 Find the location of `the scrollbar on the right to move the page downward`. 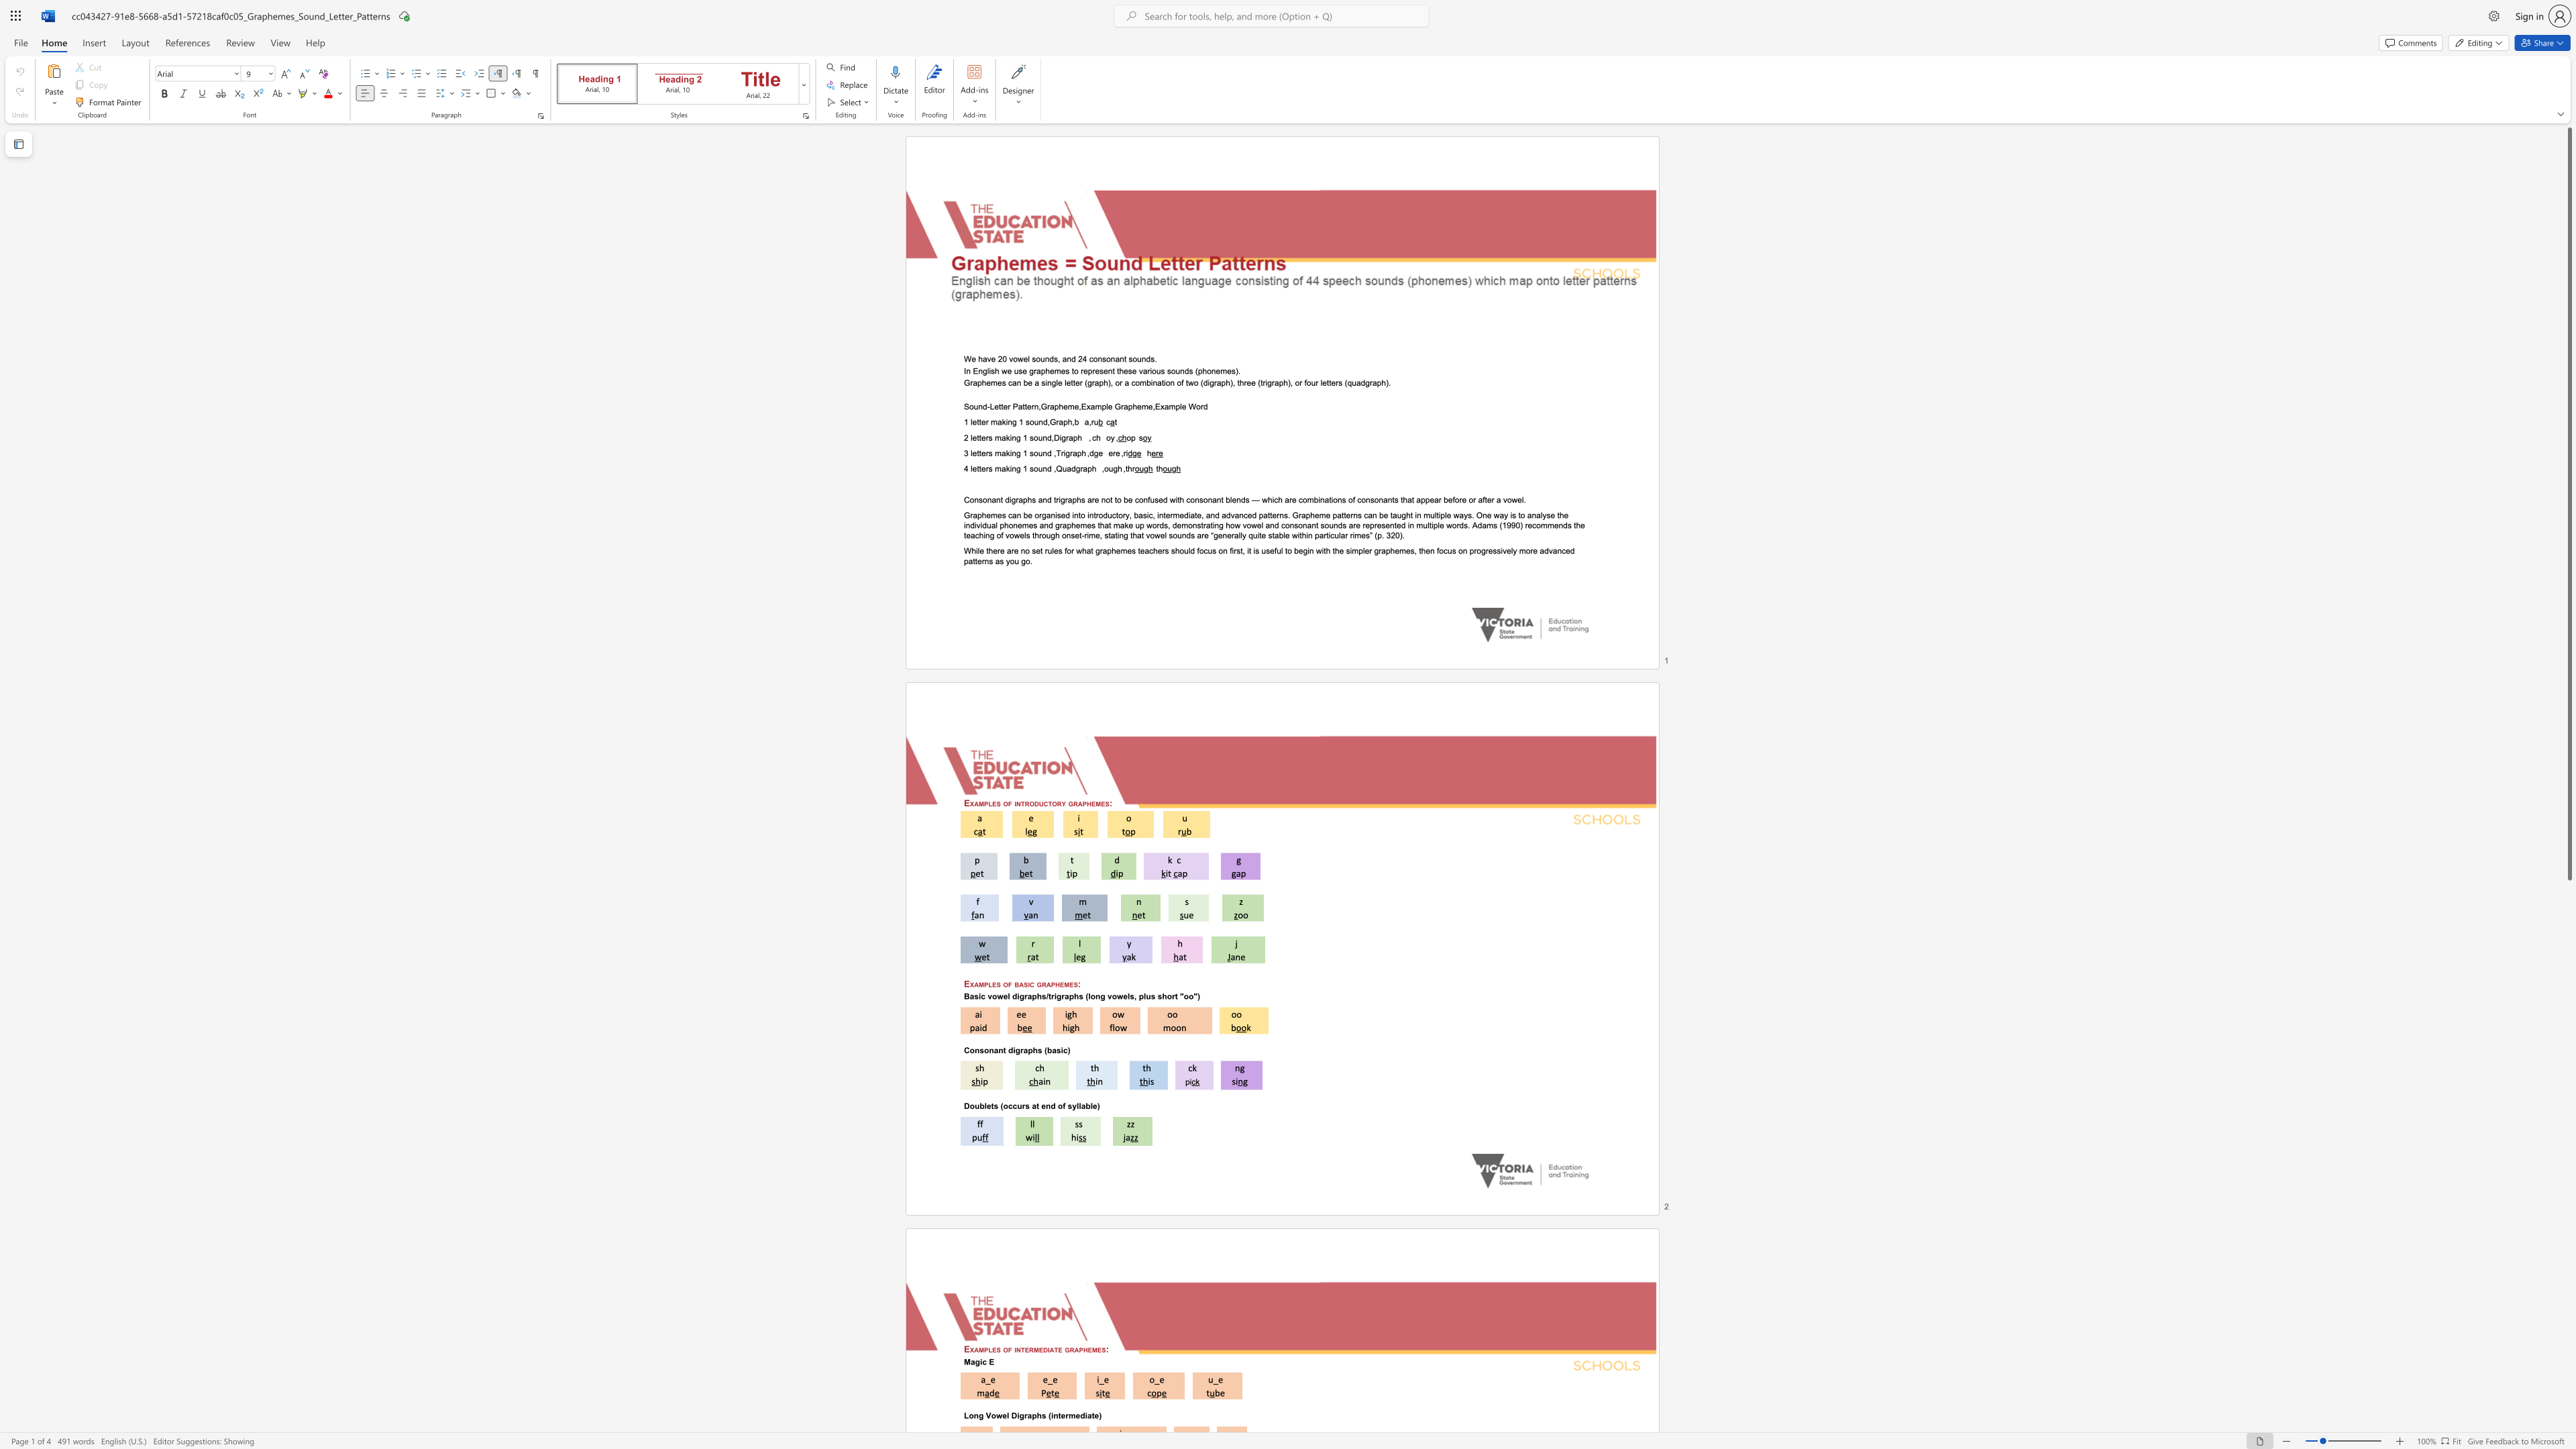

the scrollbar on the right to move the page downward is located at coordinates (2568, 1320).